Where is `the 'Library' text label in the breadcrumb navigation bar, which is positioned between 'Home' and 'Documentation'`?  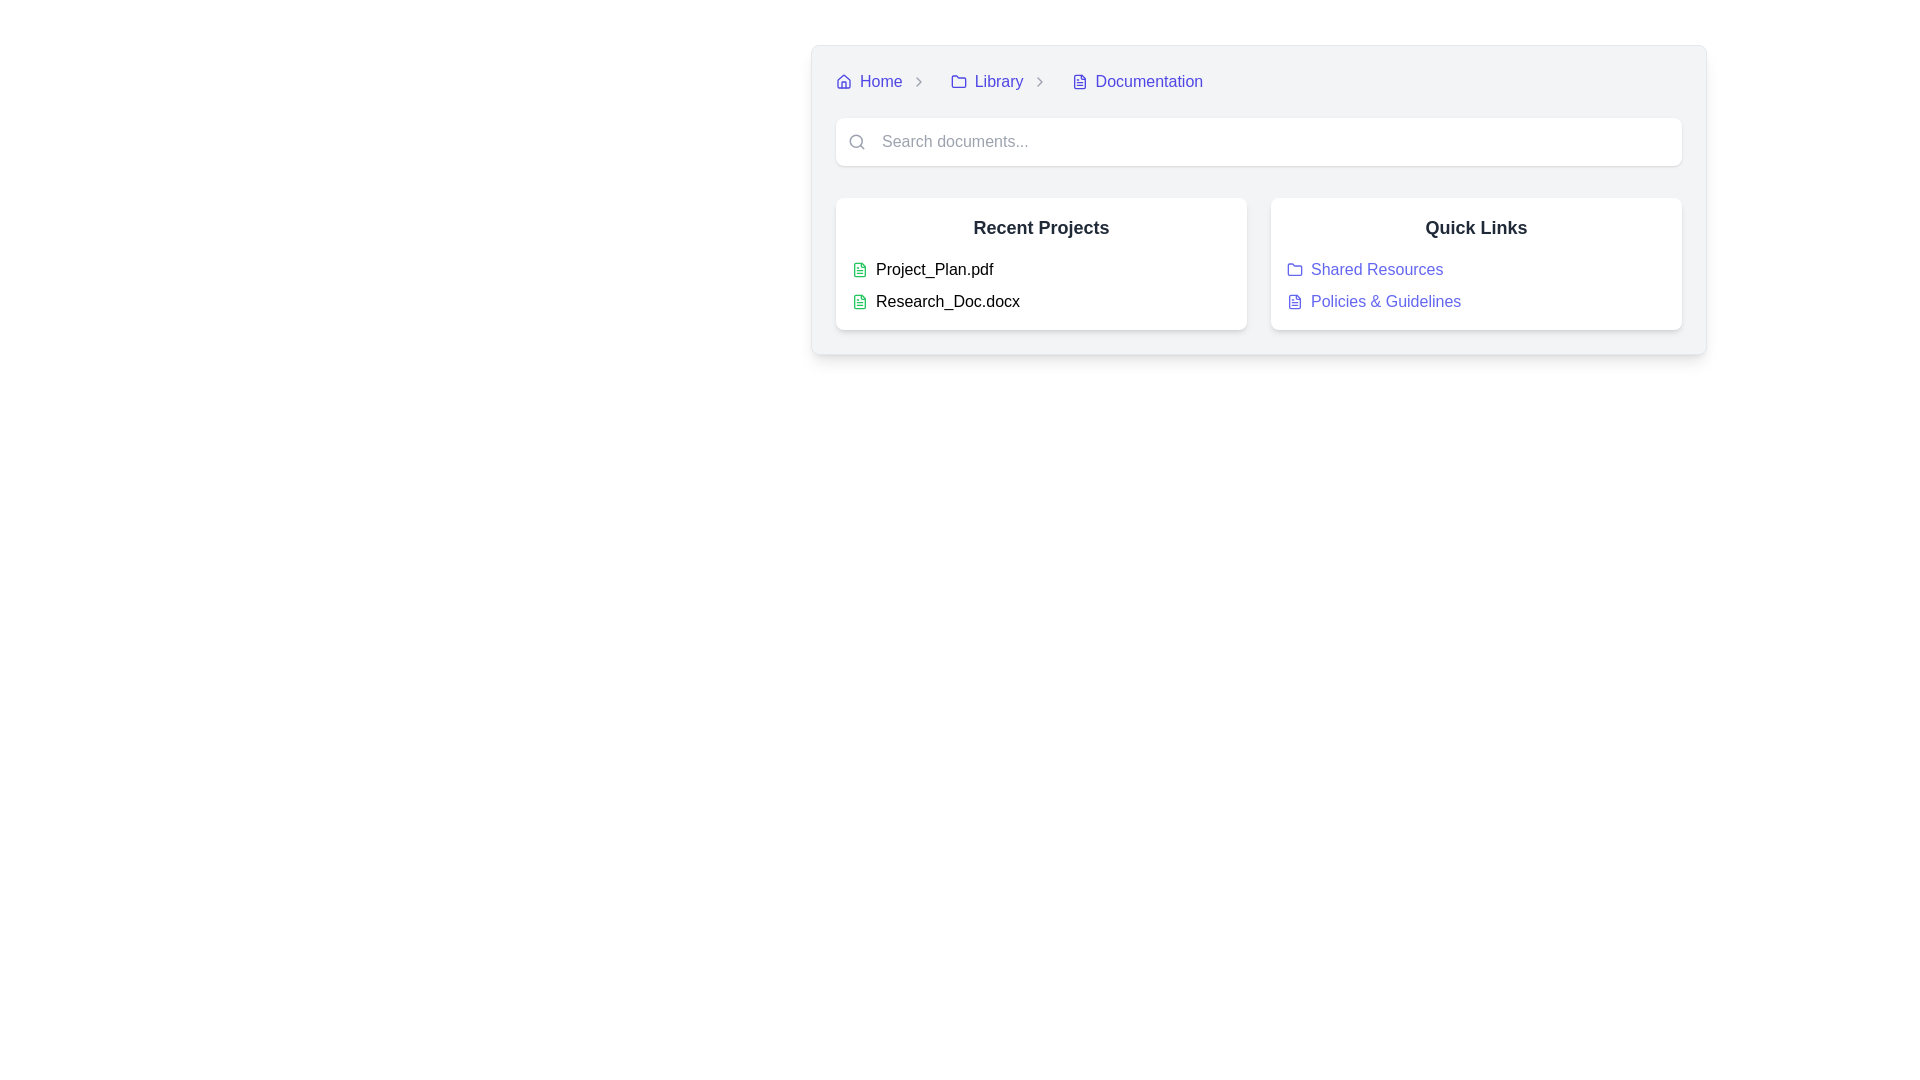 the 'Library' text label in the breadcrumb navigation bar, which is positioned between 'Home' and 'Documentation' is located at coordinates (999, 80).